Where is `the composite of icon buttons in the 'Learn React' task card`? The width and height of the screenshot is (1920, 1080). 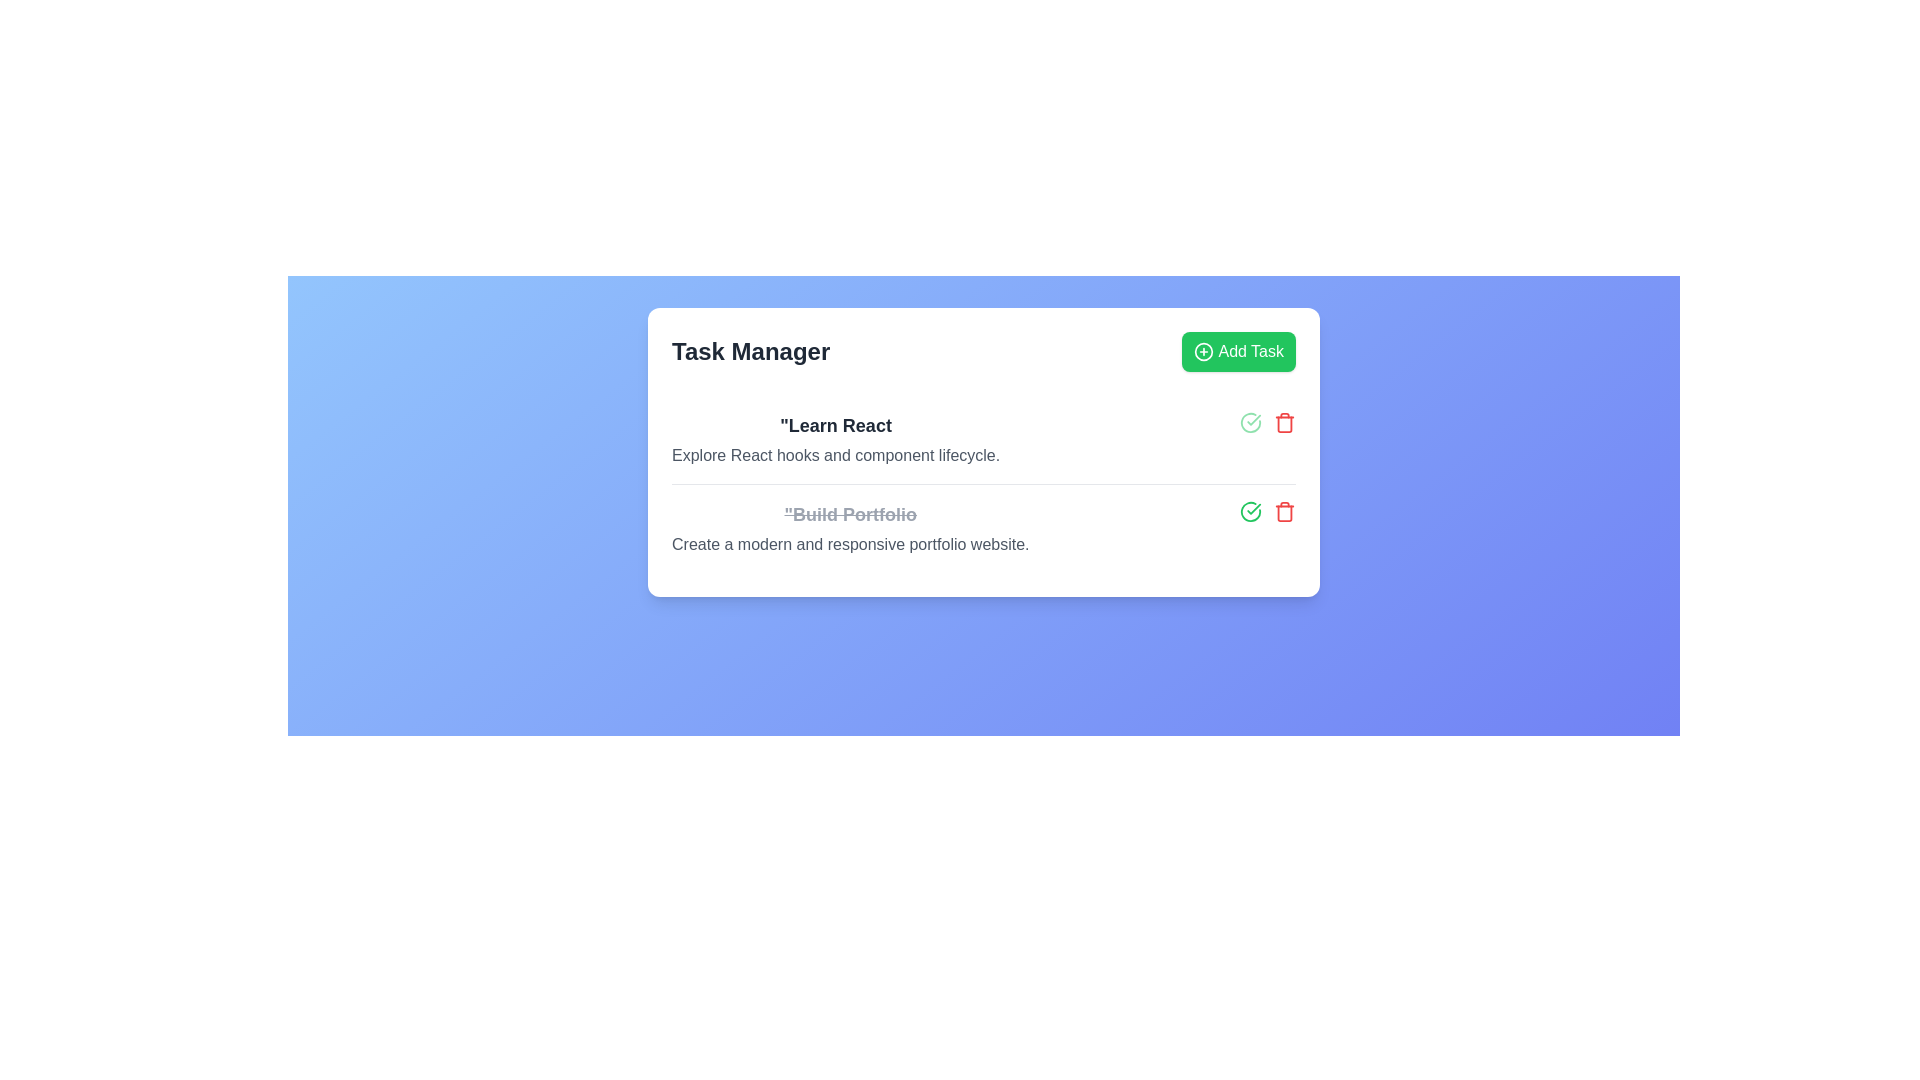
the composite of icon buttons in the 'Learn React' task card is located at coordinates (1266, 422).